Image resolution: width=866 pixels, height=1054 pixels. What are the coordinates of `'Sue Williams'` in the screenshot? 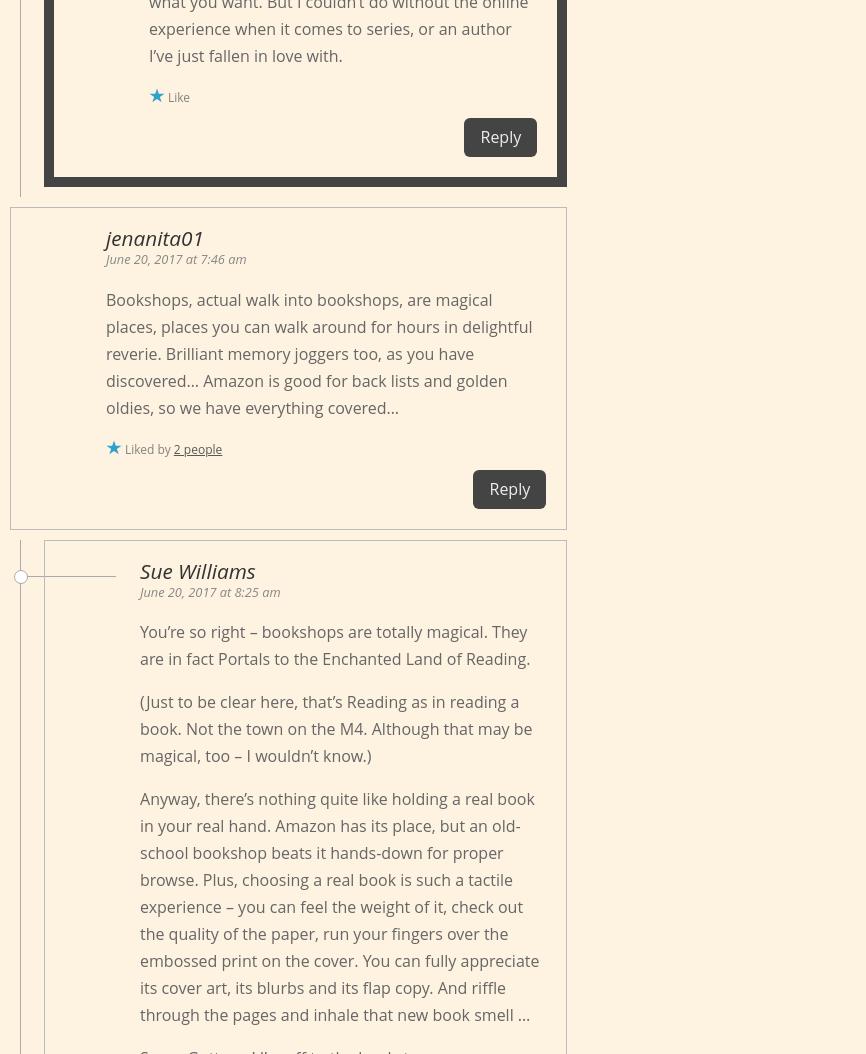 It's located at (140, 570).